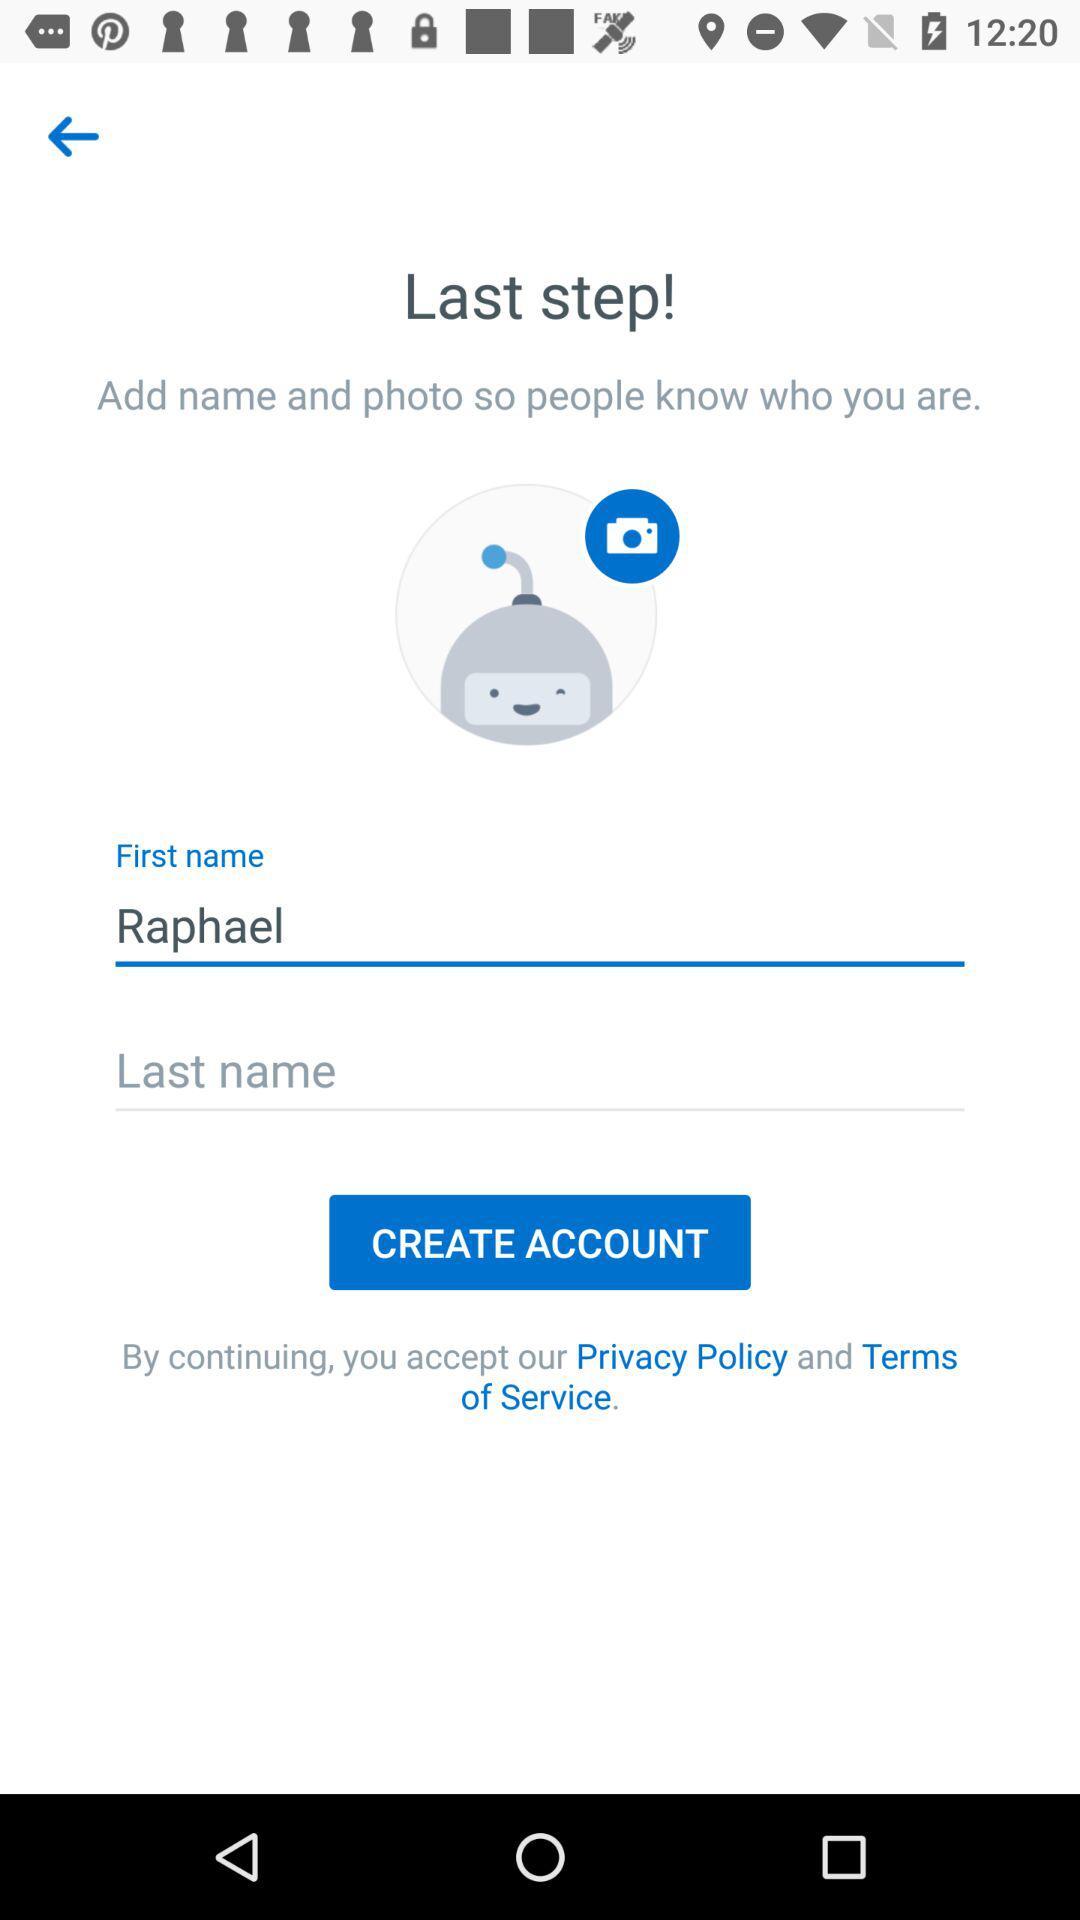 Image resolution: width=1080 pixels, height=1920 pixels. What do you see at coordinates (72, 135) in the screenshot?
I see `the arrow_backward icon` at bounding box center [72, 135].